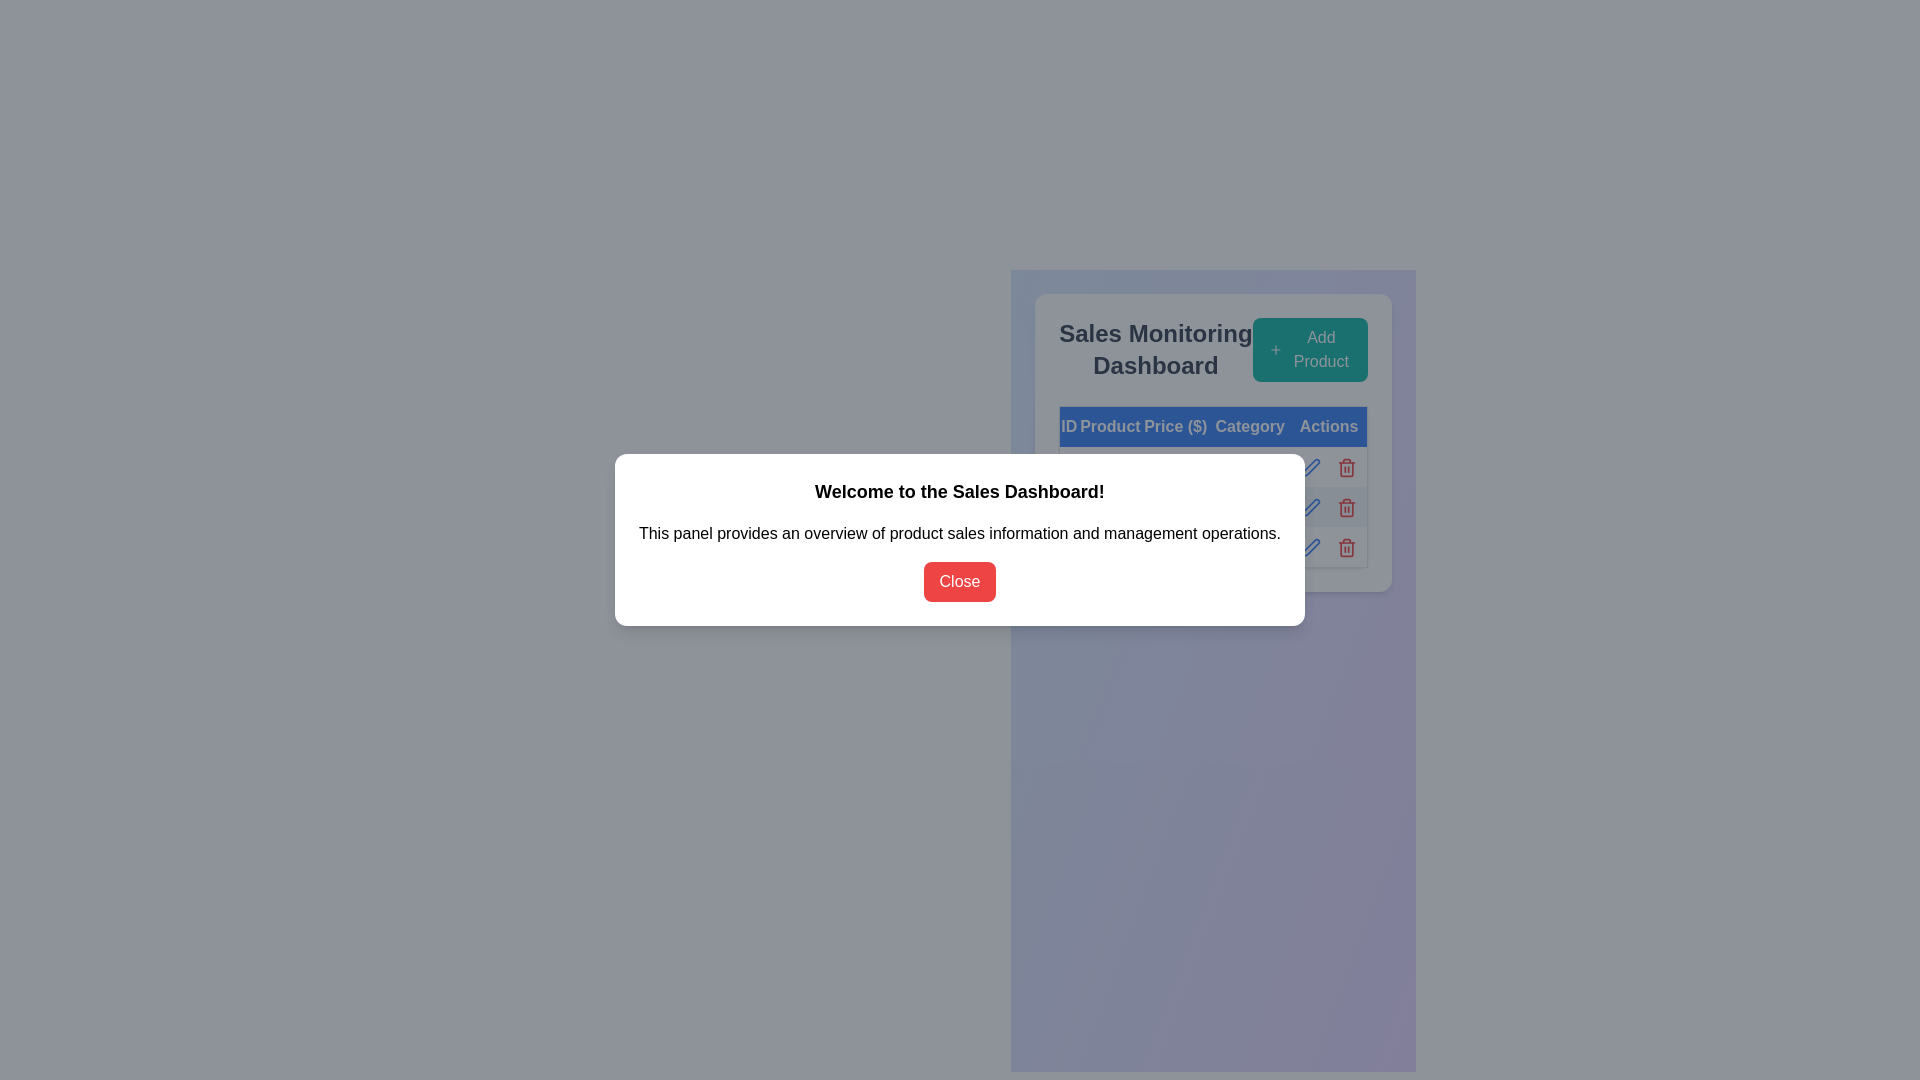  I want to click on the Text Label that serves as a header indicating a category-related column, located between 'Price ($)' and 'Actions' in a blue background area, so click(1249, 425).